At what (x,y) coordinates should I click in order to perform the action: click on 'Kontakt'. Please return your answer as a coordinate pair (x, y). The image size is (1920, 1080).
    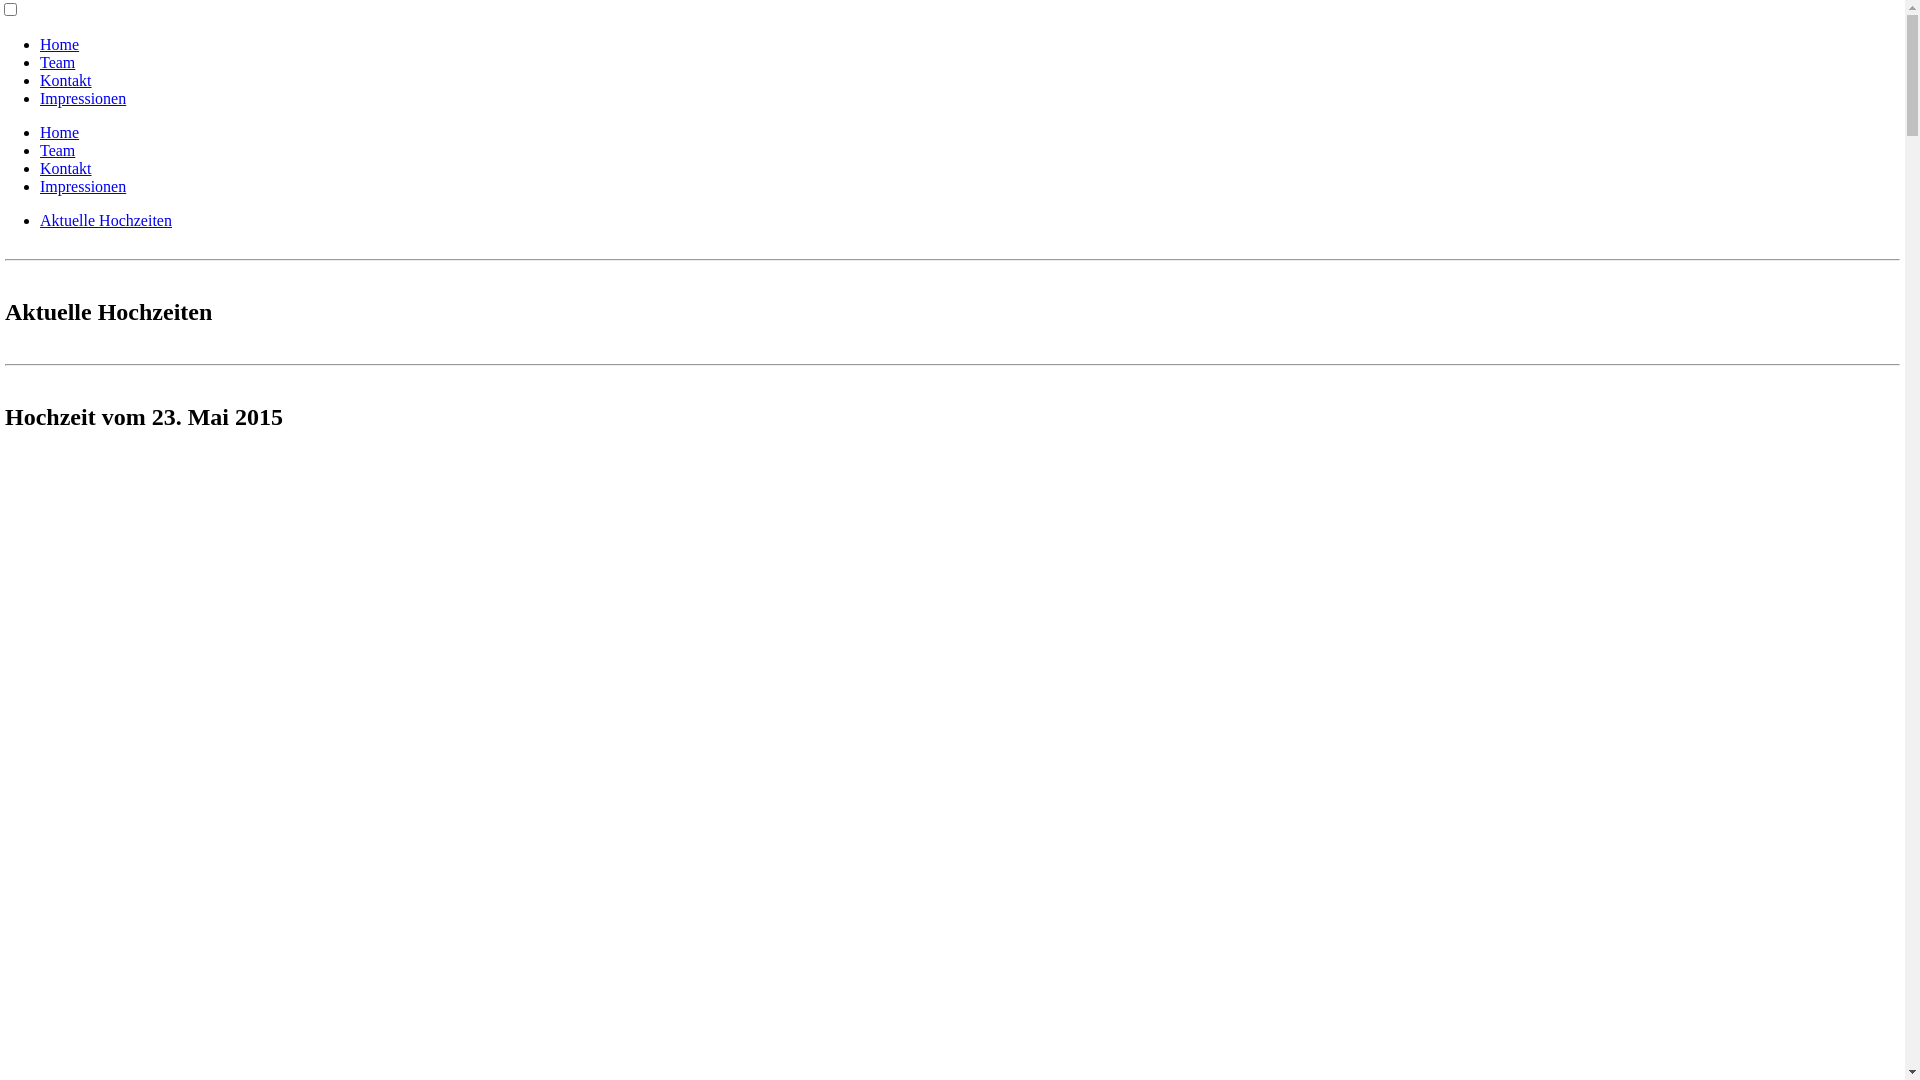
    Looking at the image, I should click on (39, 79).